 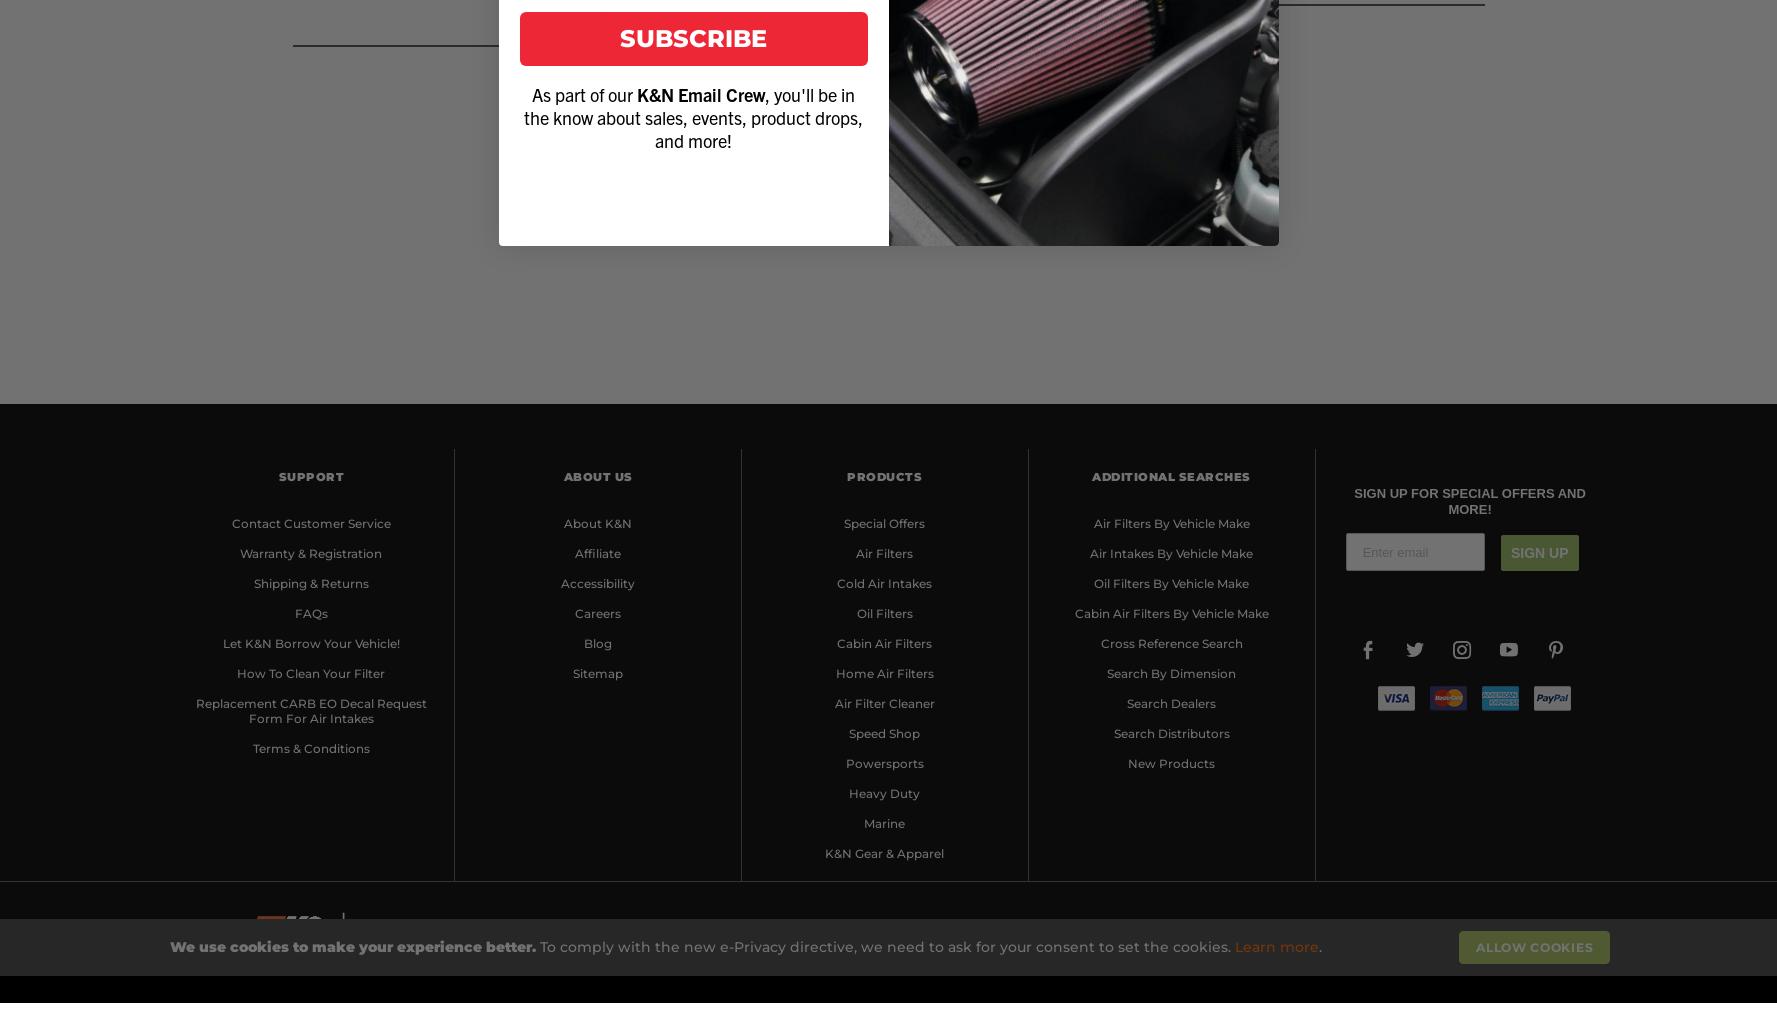 What do you see at coordinates (1111, 732) in the screenshot?
I see `'Search Distributors'` at bounding box center [1111, 732].